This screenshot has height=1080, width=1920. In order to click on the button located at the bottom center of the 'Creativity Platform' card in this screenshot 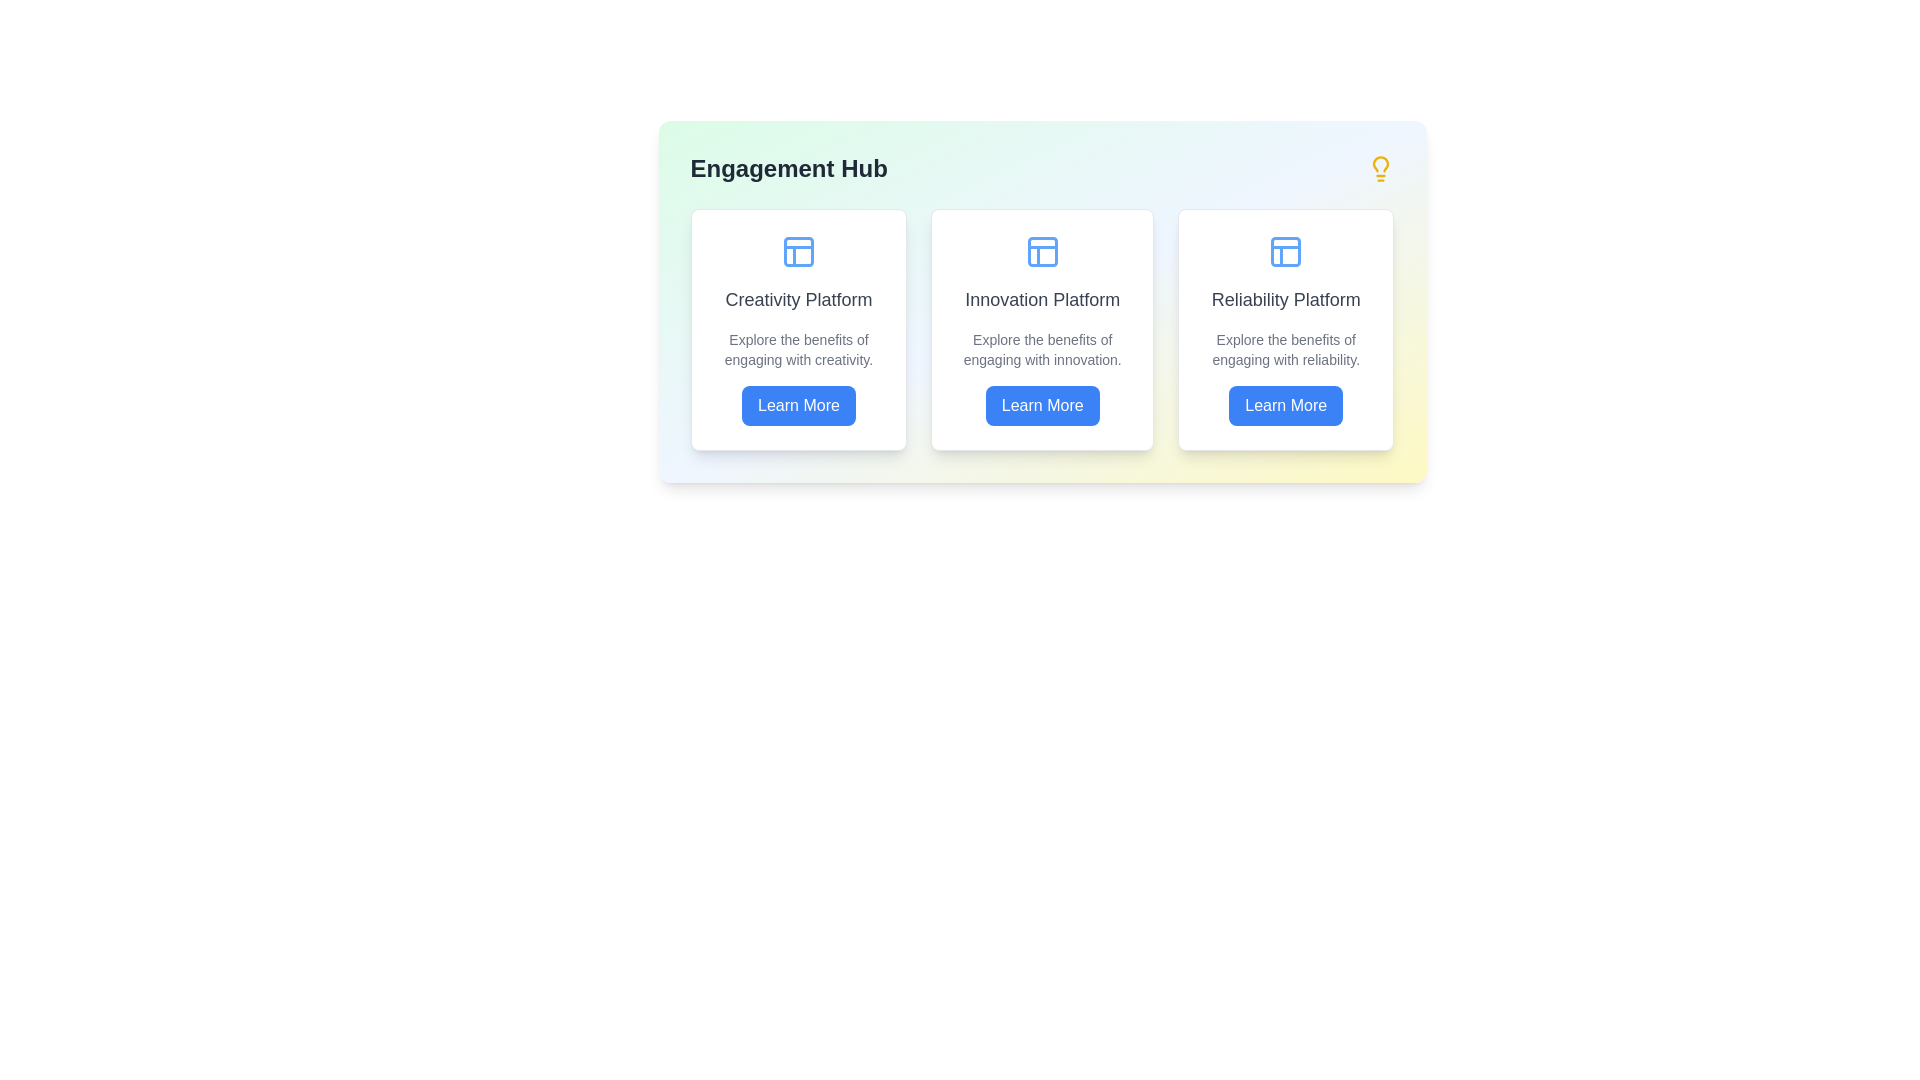, I will do `click(797, 405)`.